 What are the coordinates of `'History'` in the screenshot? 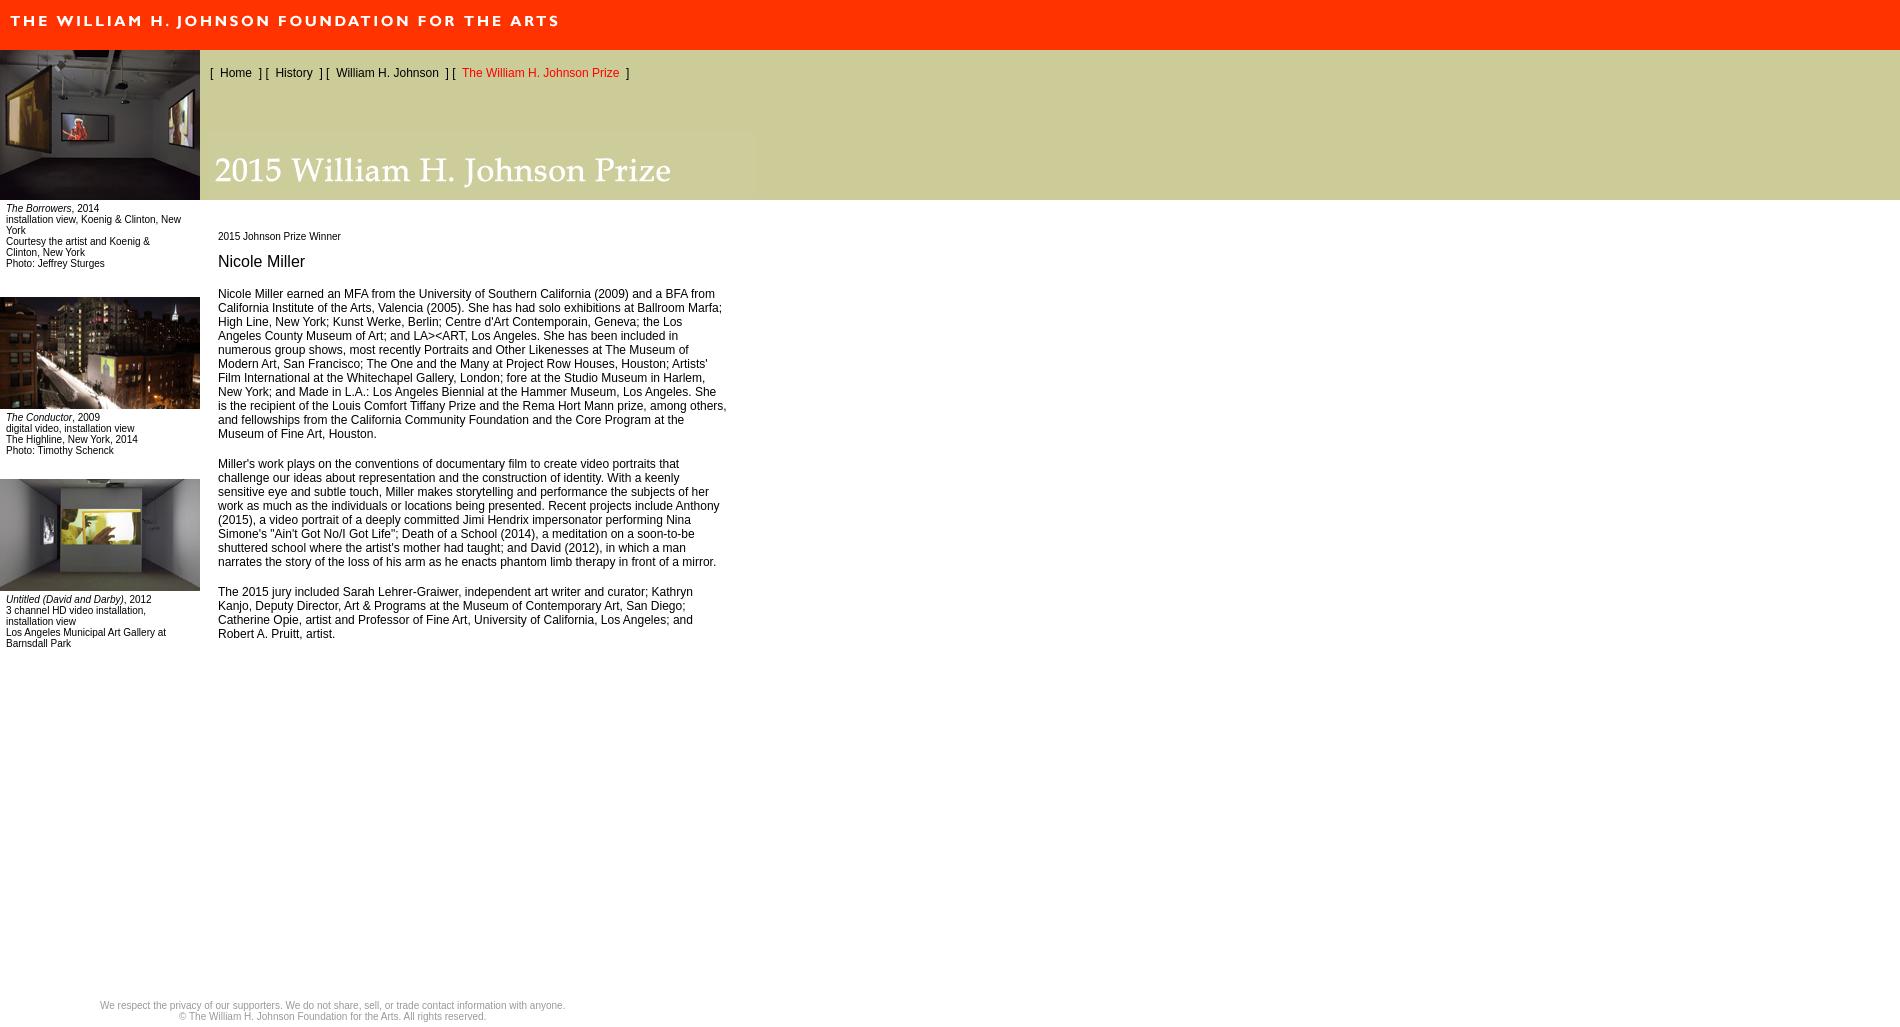 It's located at (292, 72).